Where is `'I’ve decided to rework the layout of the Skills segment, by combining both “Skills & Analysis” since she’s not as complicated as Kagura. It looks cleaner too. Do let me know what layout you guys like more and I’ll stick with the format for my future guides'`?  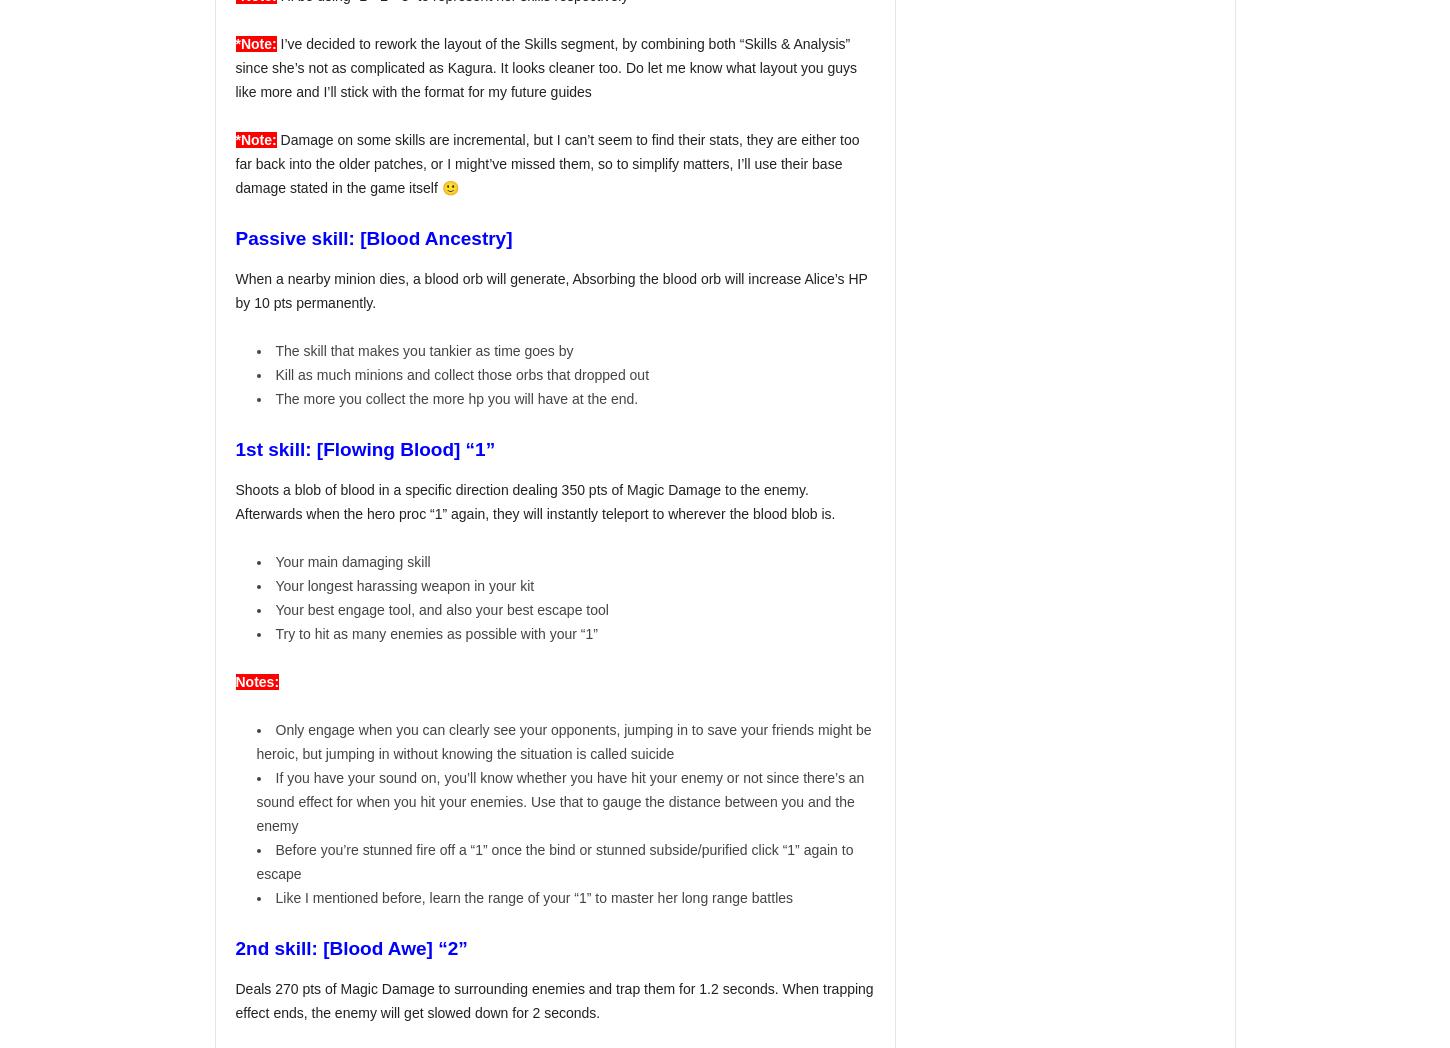 'I’ve decided to rework the layout of the Skills segment, by combining both “Skills & Analysis” since she’s not as complicated as Kagura. It looks cleaner too. Do let me know what layout you guys like more and I’ll stick with the format for my future guides' is located at coordinates (546, 68).